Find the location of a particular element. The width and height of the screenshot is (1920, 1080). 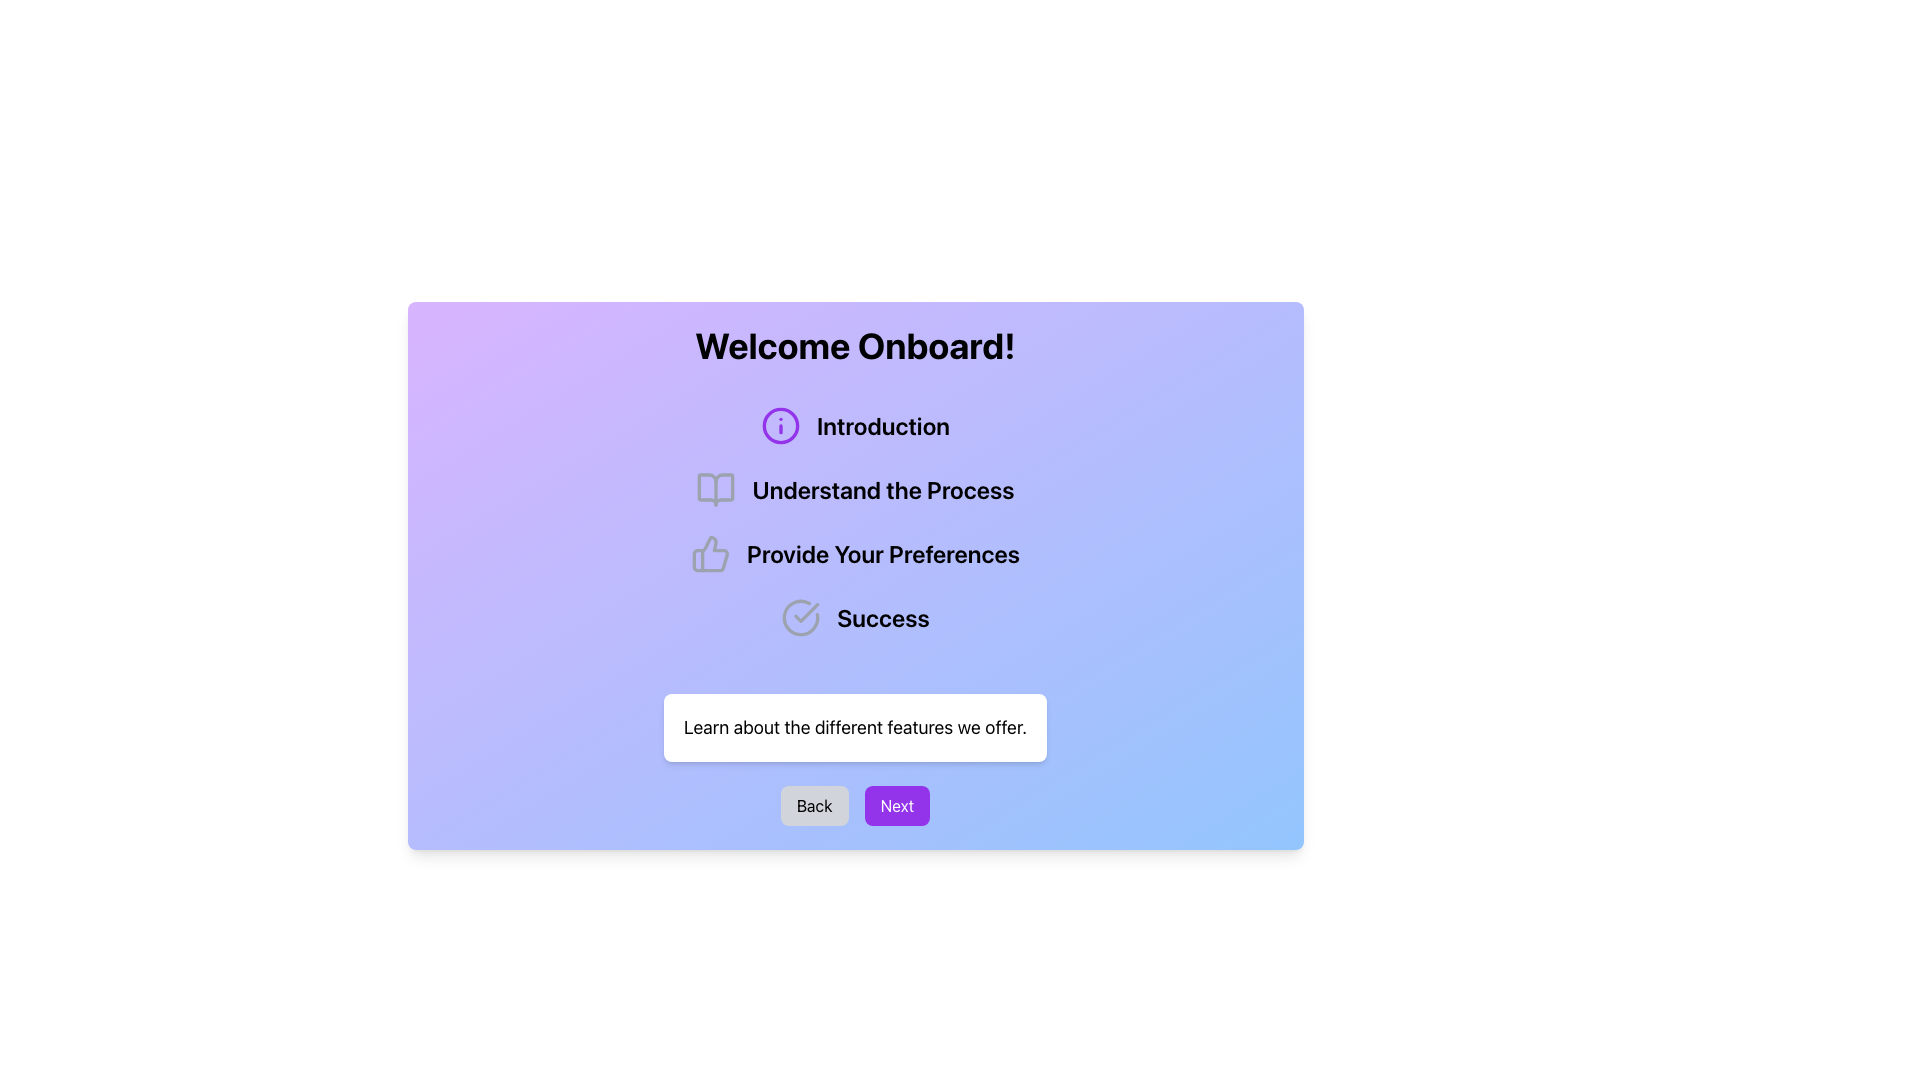

the 'Success' completion icon located to the left of the text label in the onboarding steps dialog box is located at coordinates (801, 616).